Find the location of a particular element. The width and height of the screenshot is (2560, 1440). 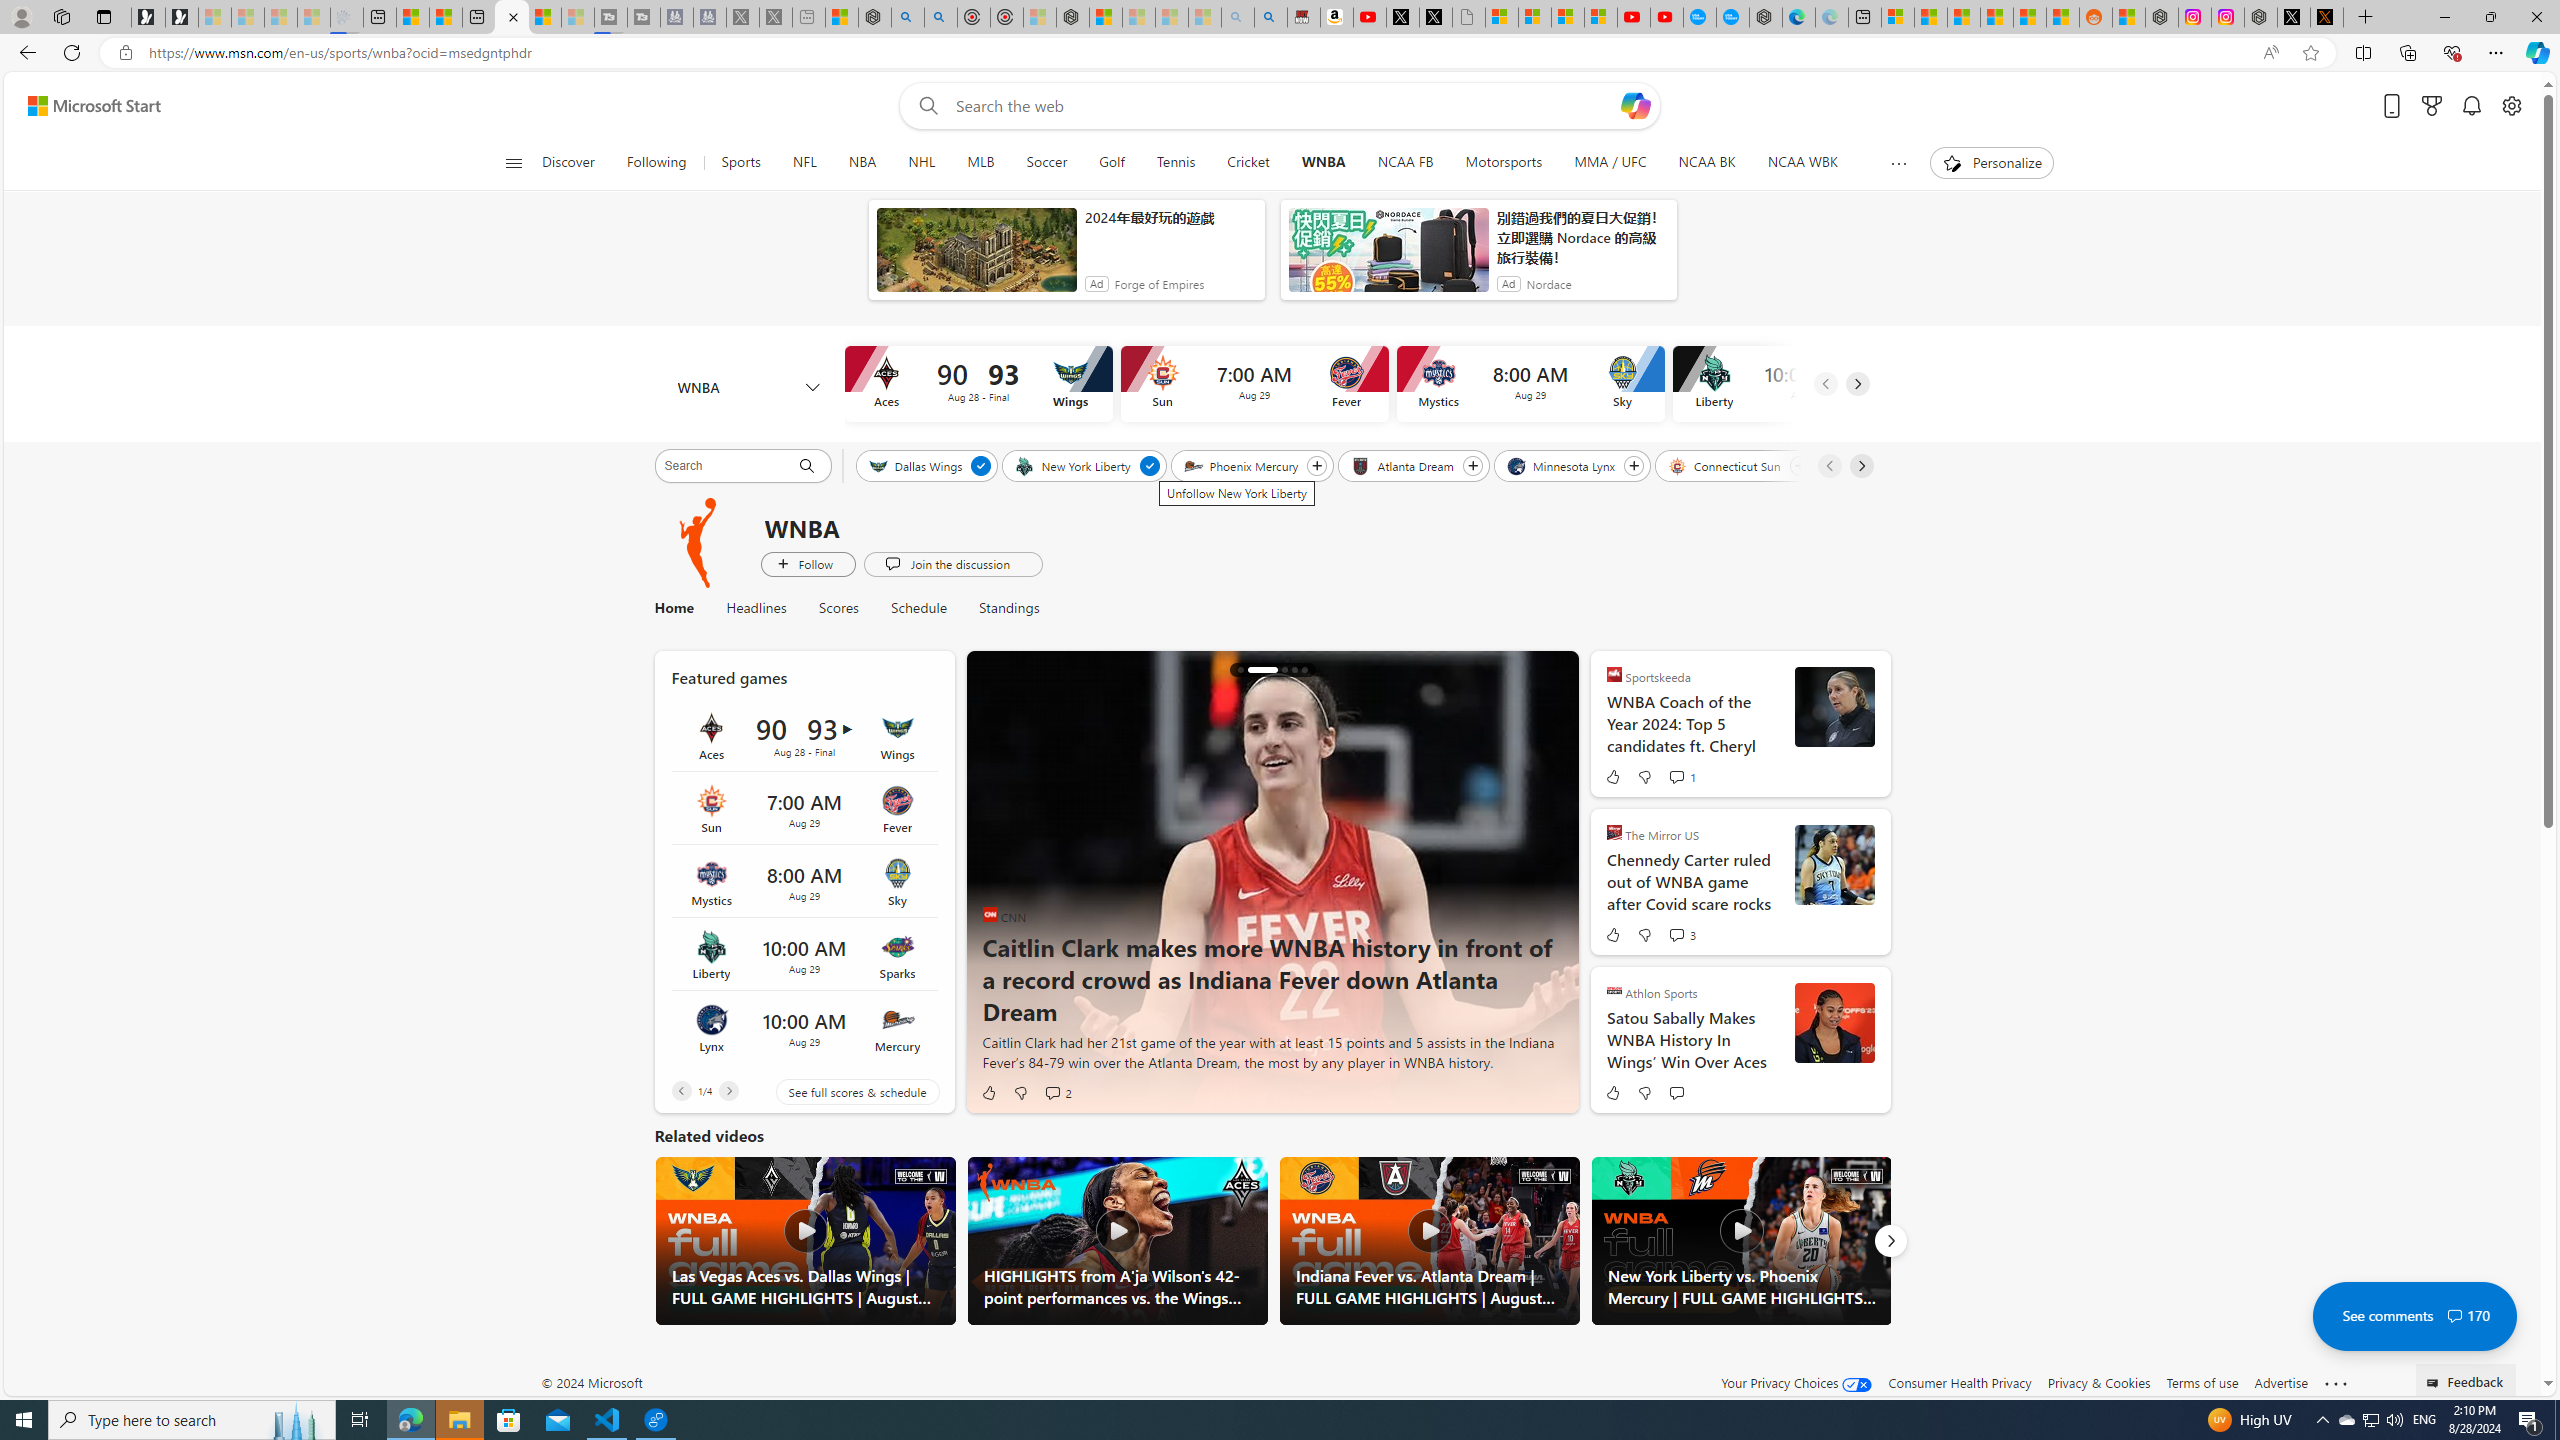

'NFL' is located at coordinates (803, 162).